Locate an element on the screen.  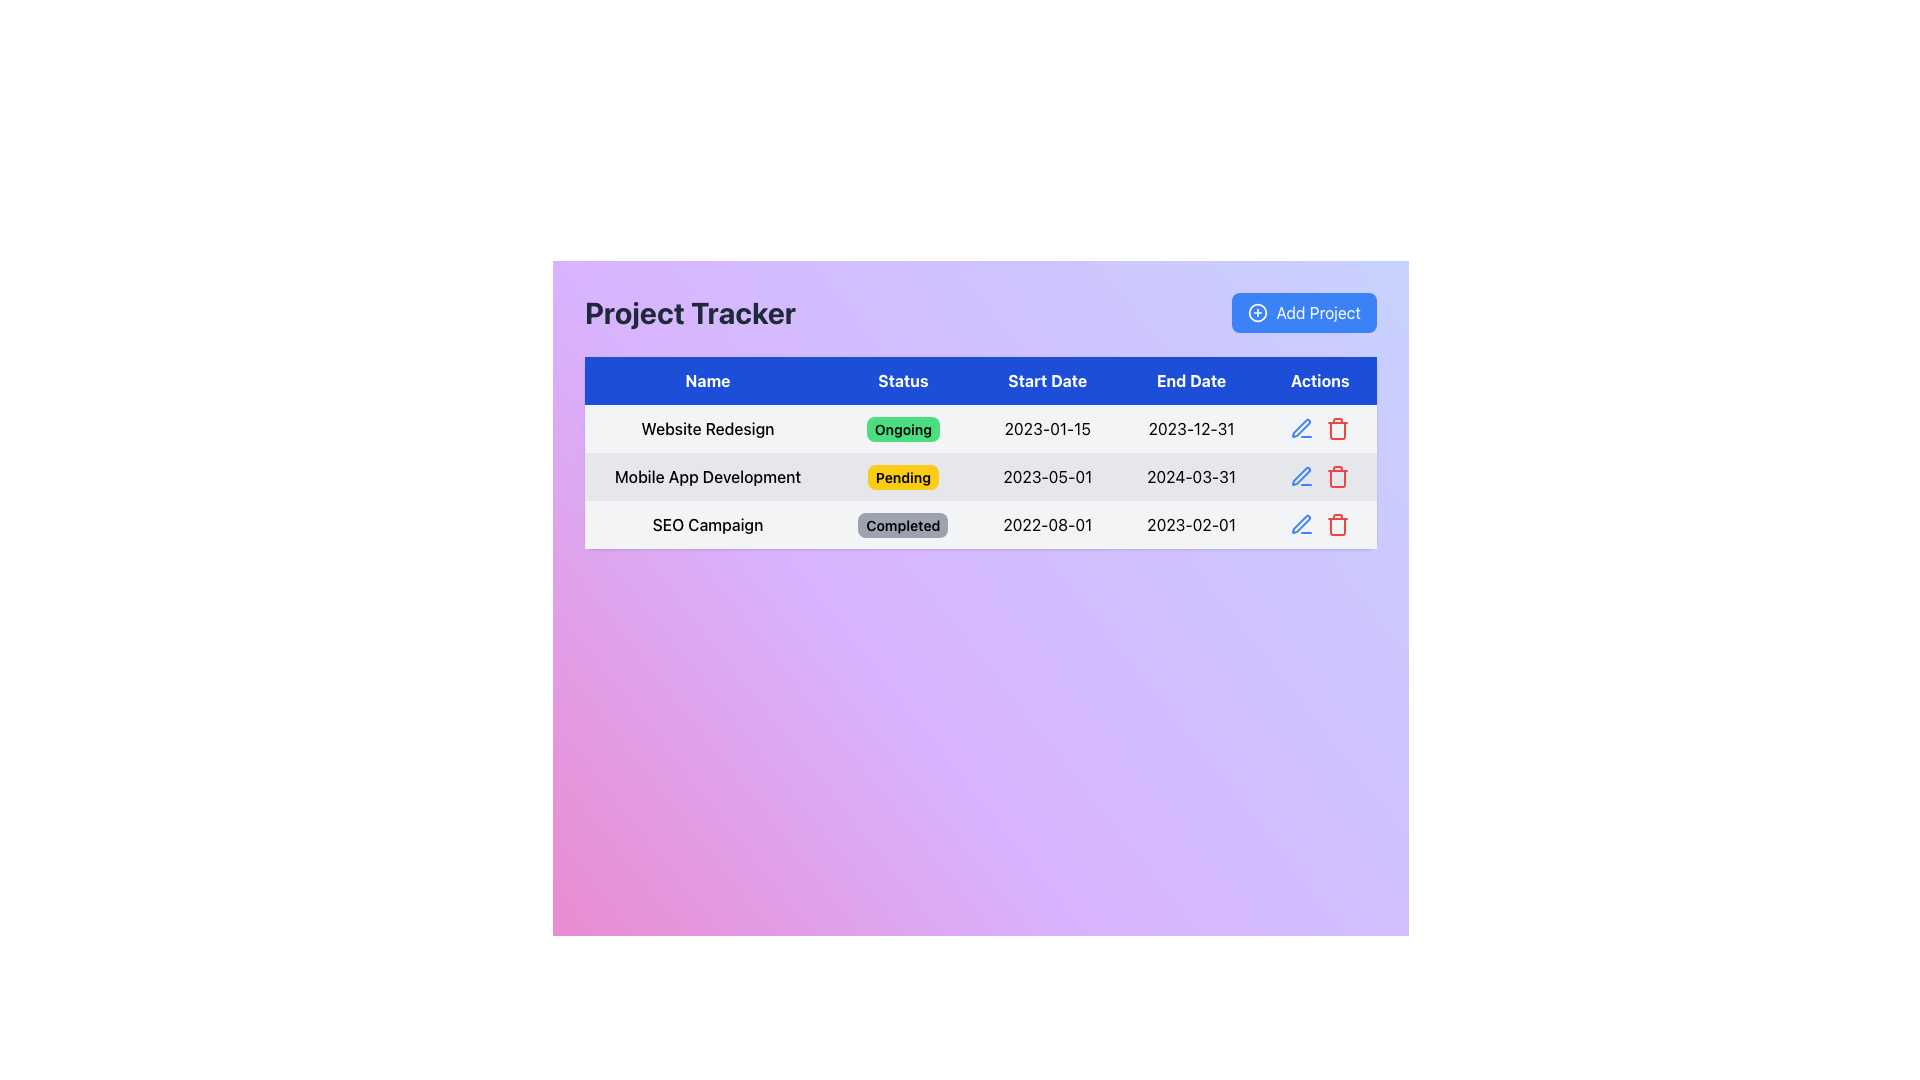
the edit icon button for the 'Mobile App Development' project in the first position of the 'Actions' column of the second data row to initiate editing is located at coordinates (1301, 523).